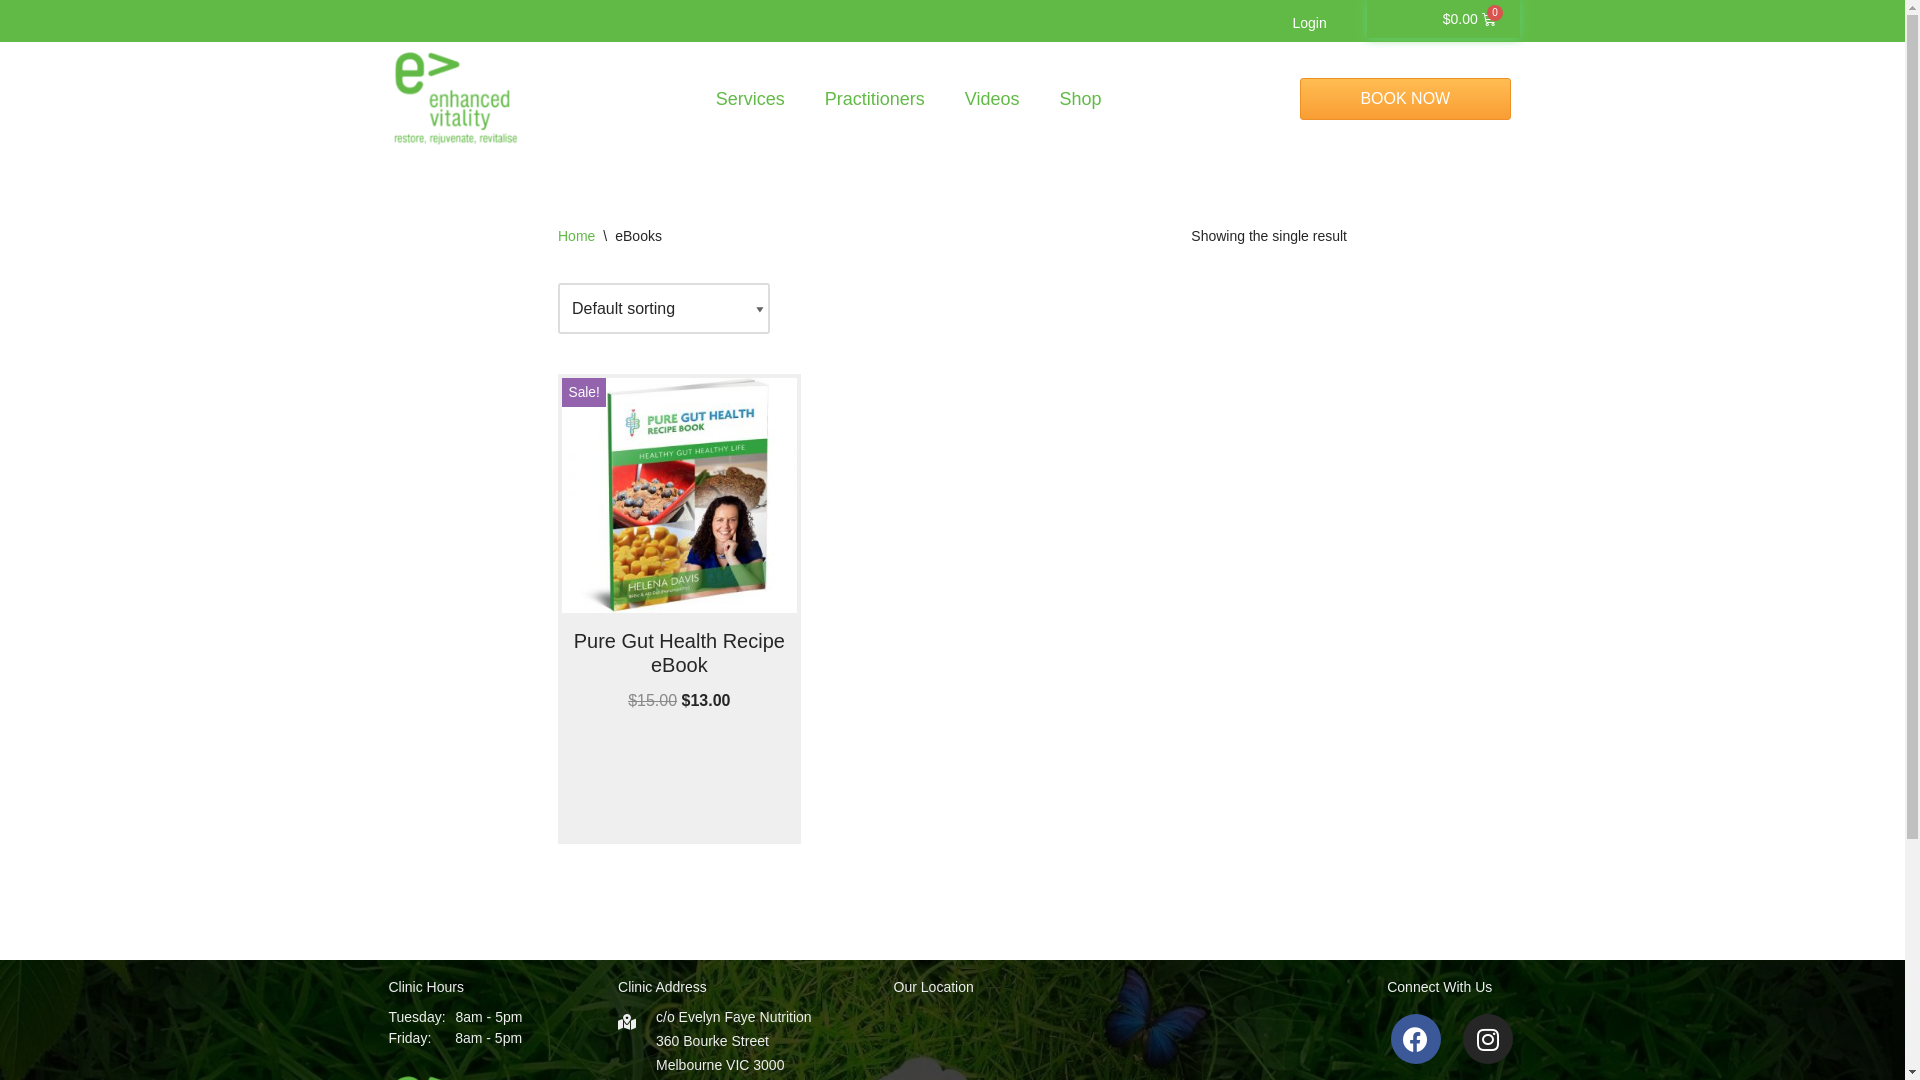  What do you see at coordinates (992, 99) in the screenshot?
I see `'Videos'` at bounding box center [992, 99].